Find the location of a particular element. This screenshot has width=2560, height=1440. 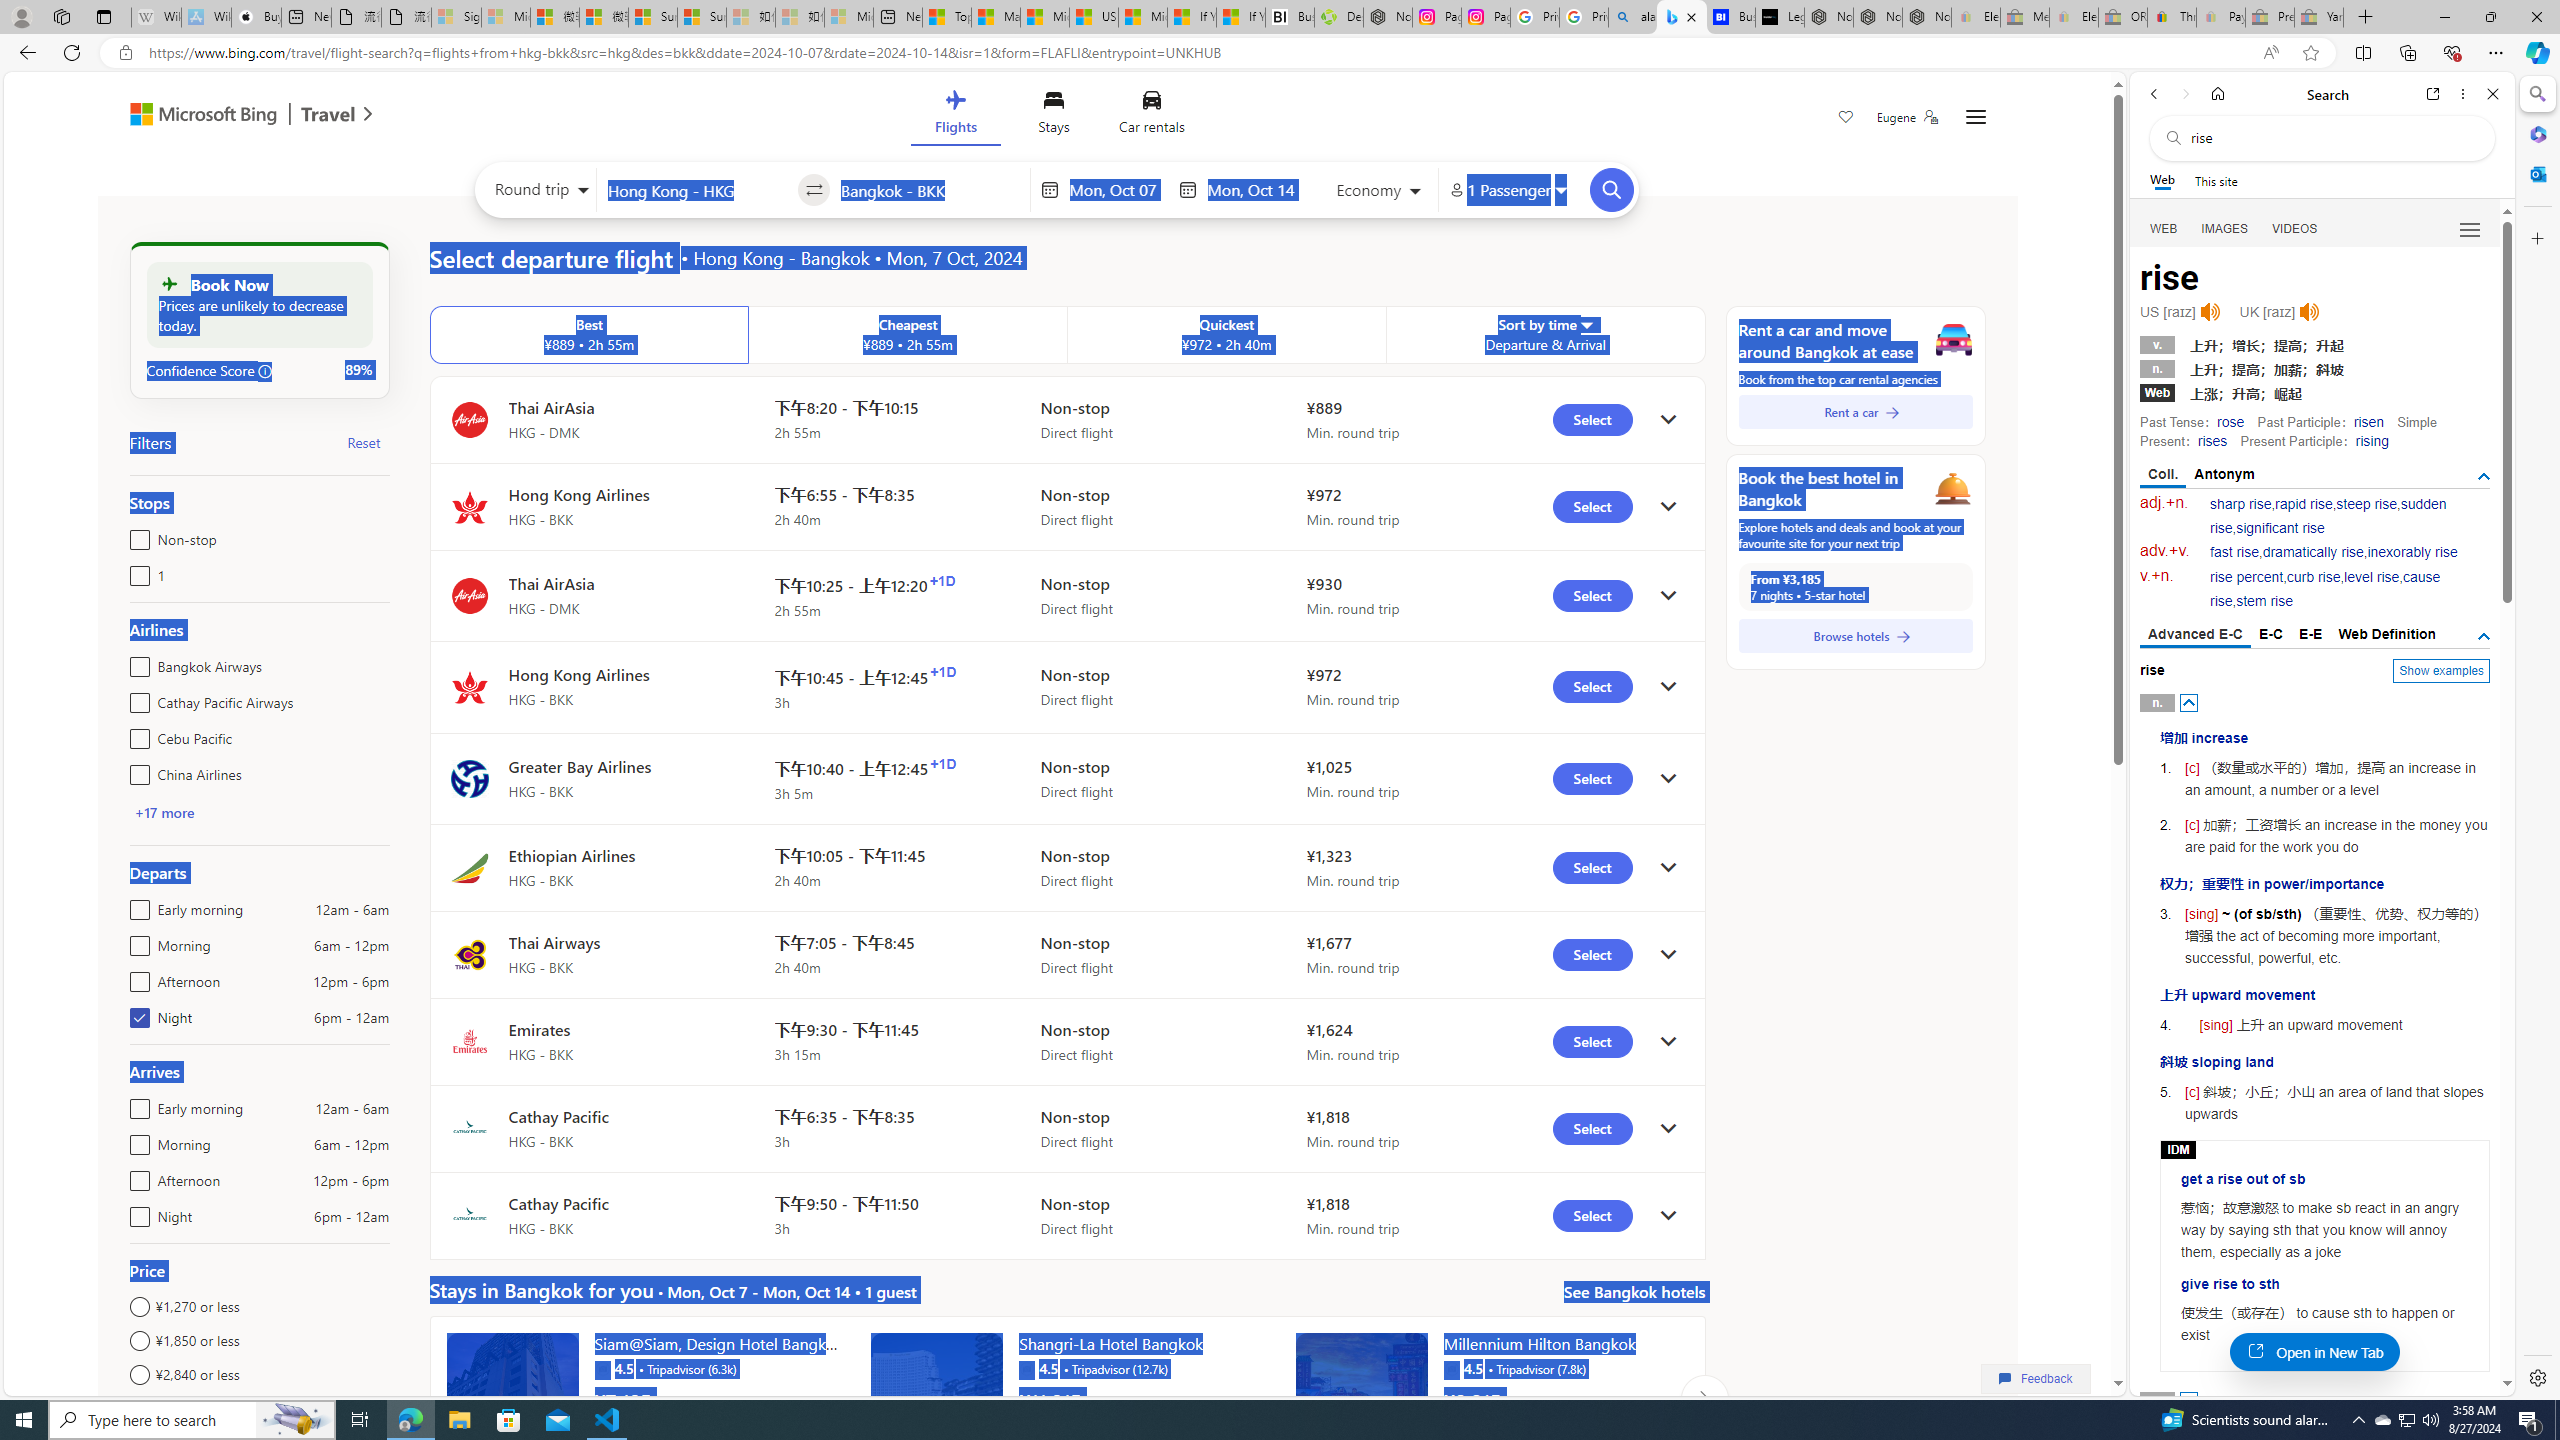

'stem rise' is located at coordinates (2263, 601).